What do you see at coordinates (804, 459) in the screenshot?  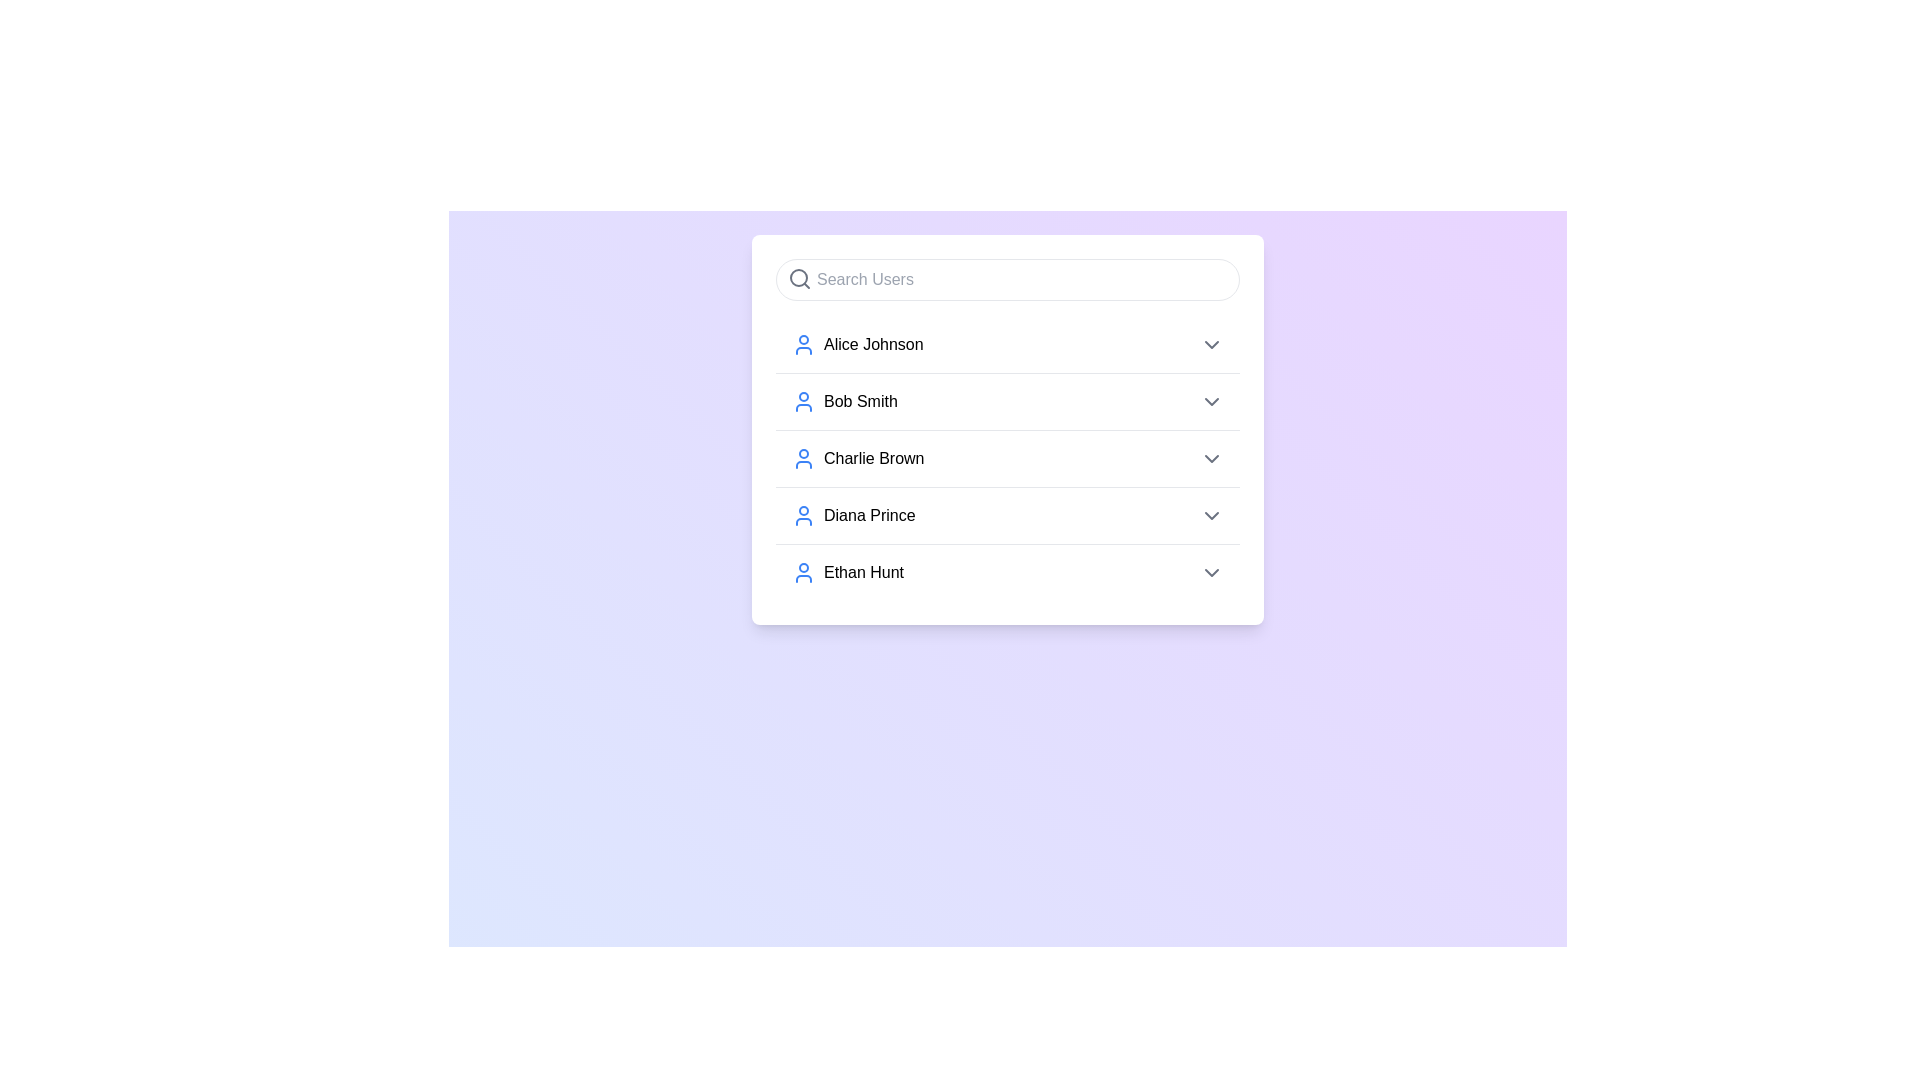 I see `the circular user profile icon with a blue outline positioned to the left of 'Charlie Brown'` at bounding box center [804, 459].